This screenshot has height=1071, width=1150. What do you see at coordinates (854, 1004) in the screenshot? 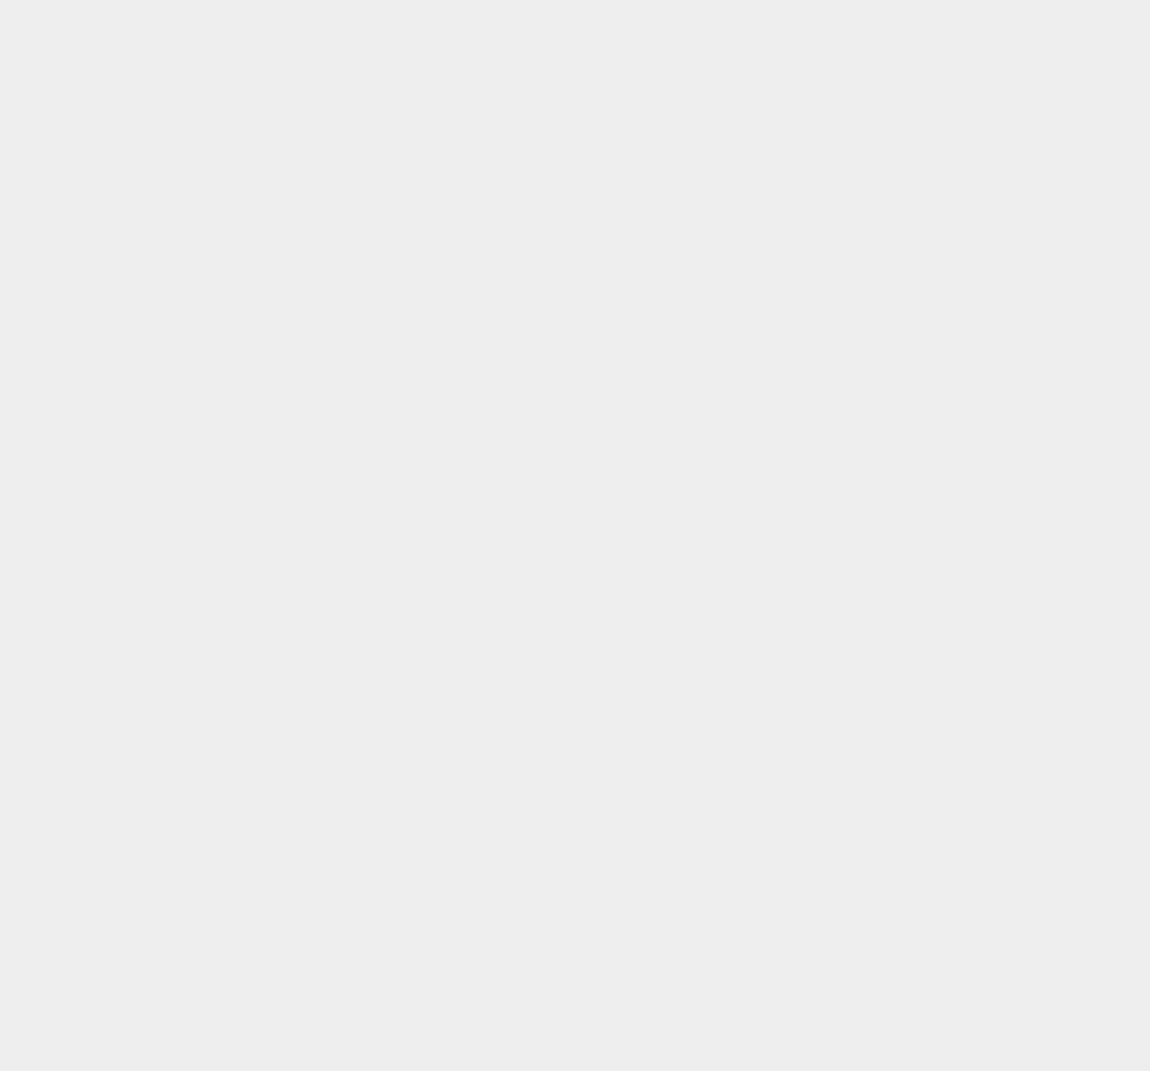
I see `'macOS 10.13'` at bounding box center [854, 1004].